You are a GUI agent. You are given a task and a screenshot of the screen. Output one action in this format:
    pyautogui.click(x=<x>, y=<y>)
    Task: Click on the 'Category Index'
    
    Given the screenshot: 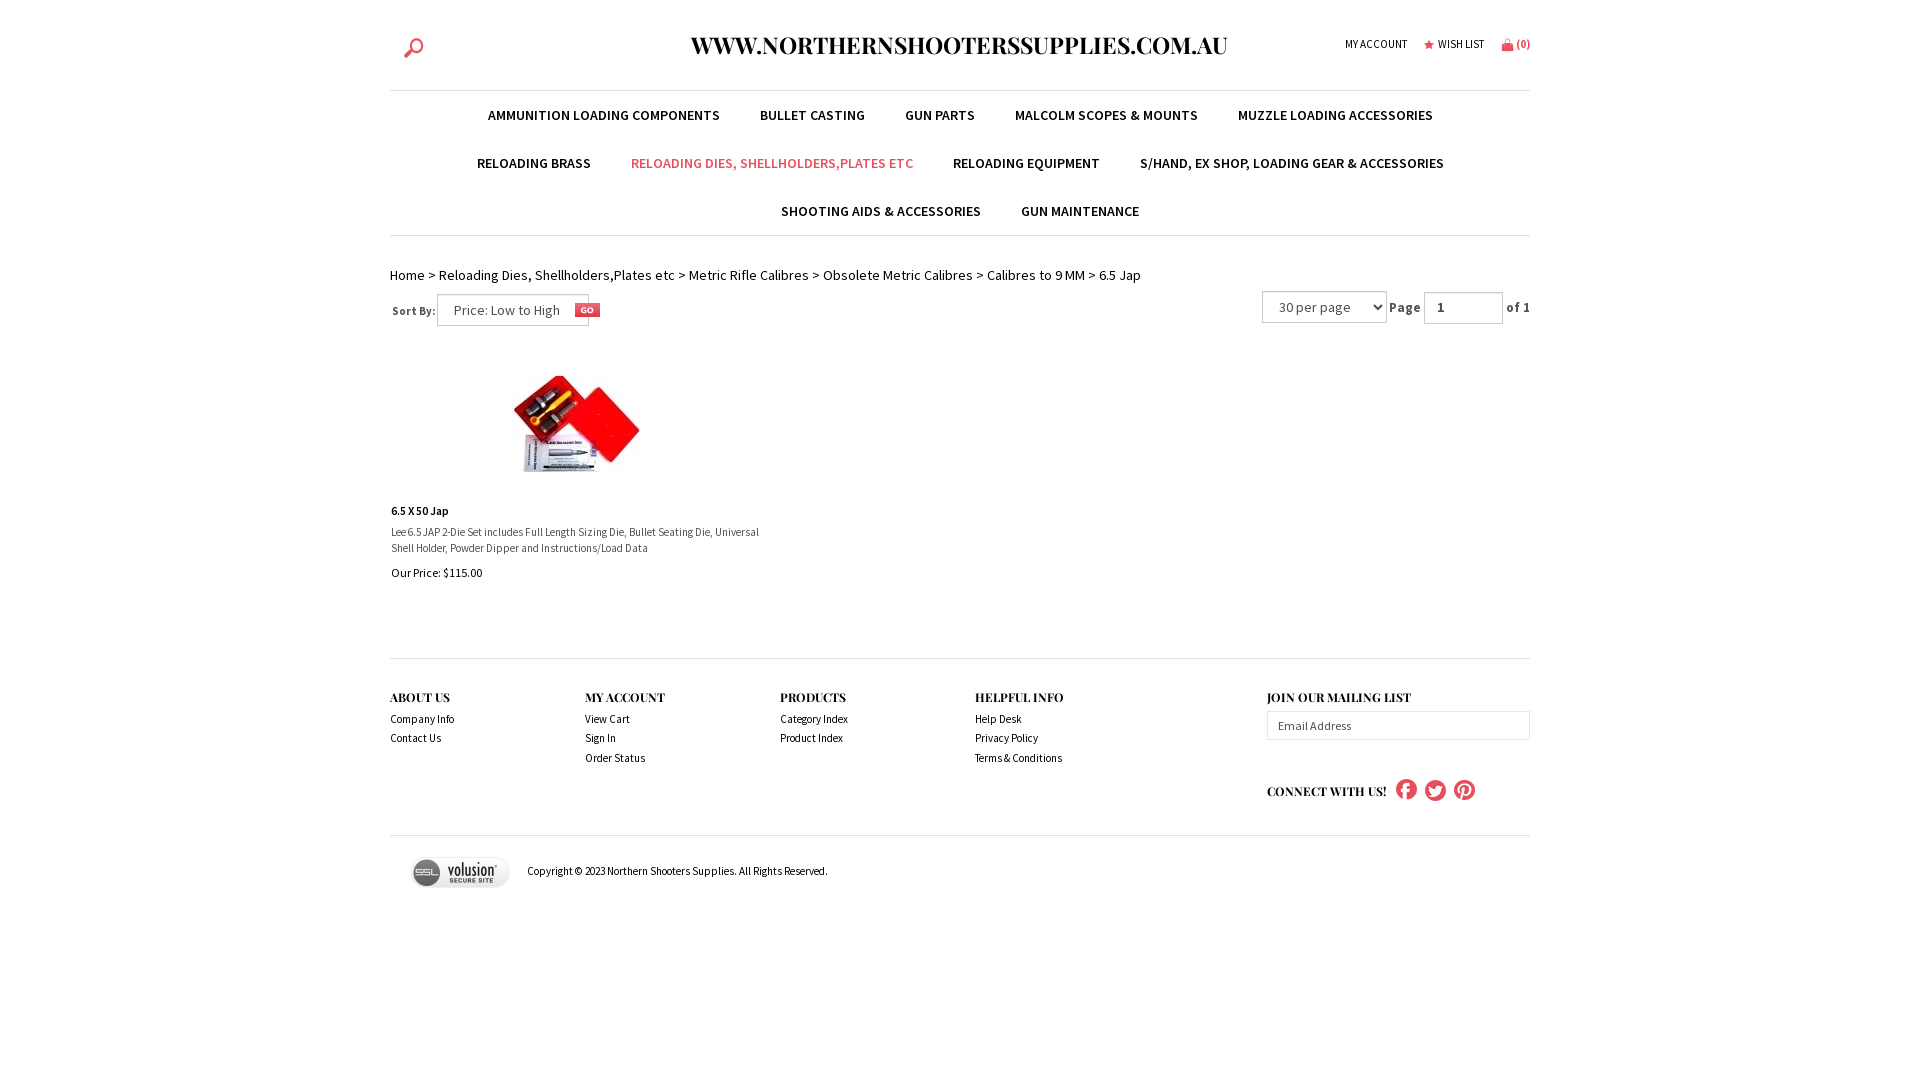 What is the action you would take?
    pyautogui.click(x=854, y=720)
    